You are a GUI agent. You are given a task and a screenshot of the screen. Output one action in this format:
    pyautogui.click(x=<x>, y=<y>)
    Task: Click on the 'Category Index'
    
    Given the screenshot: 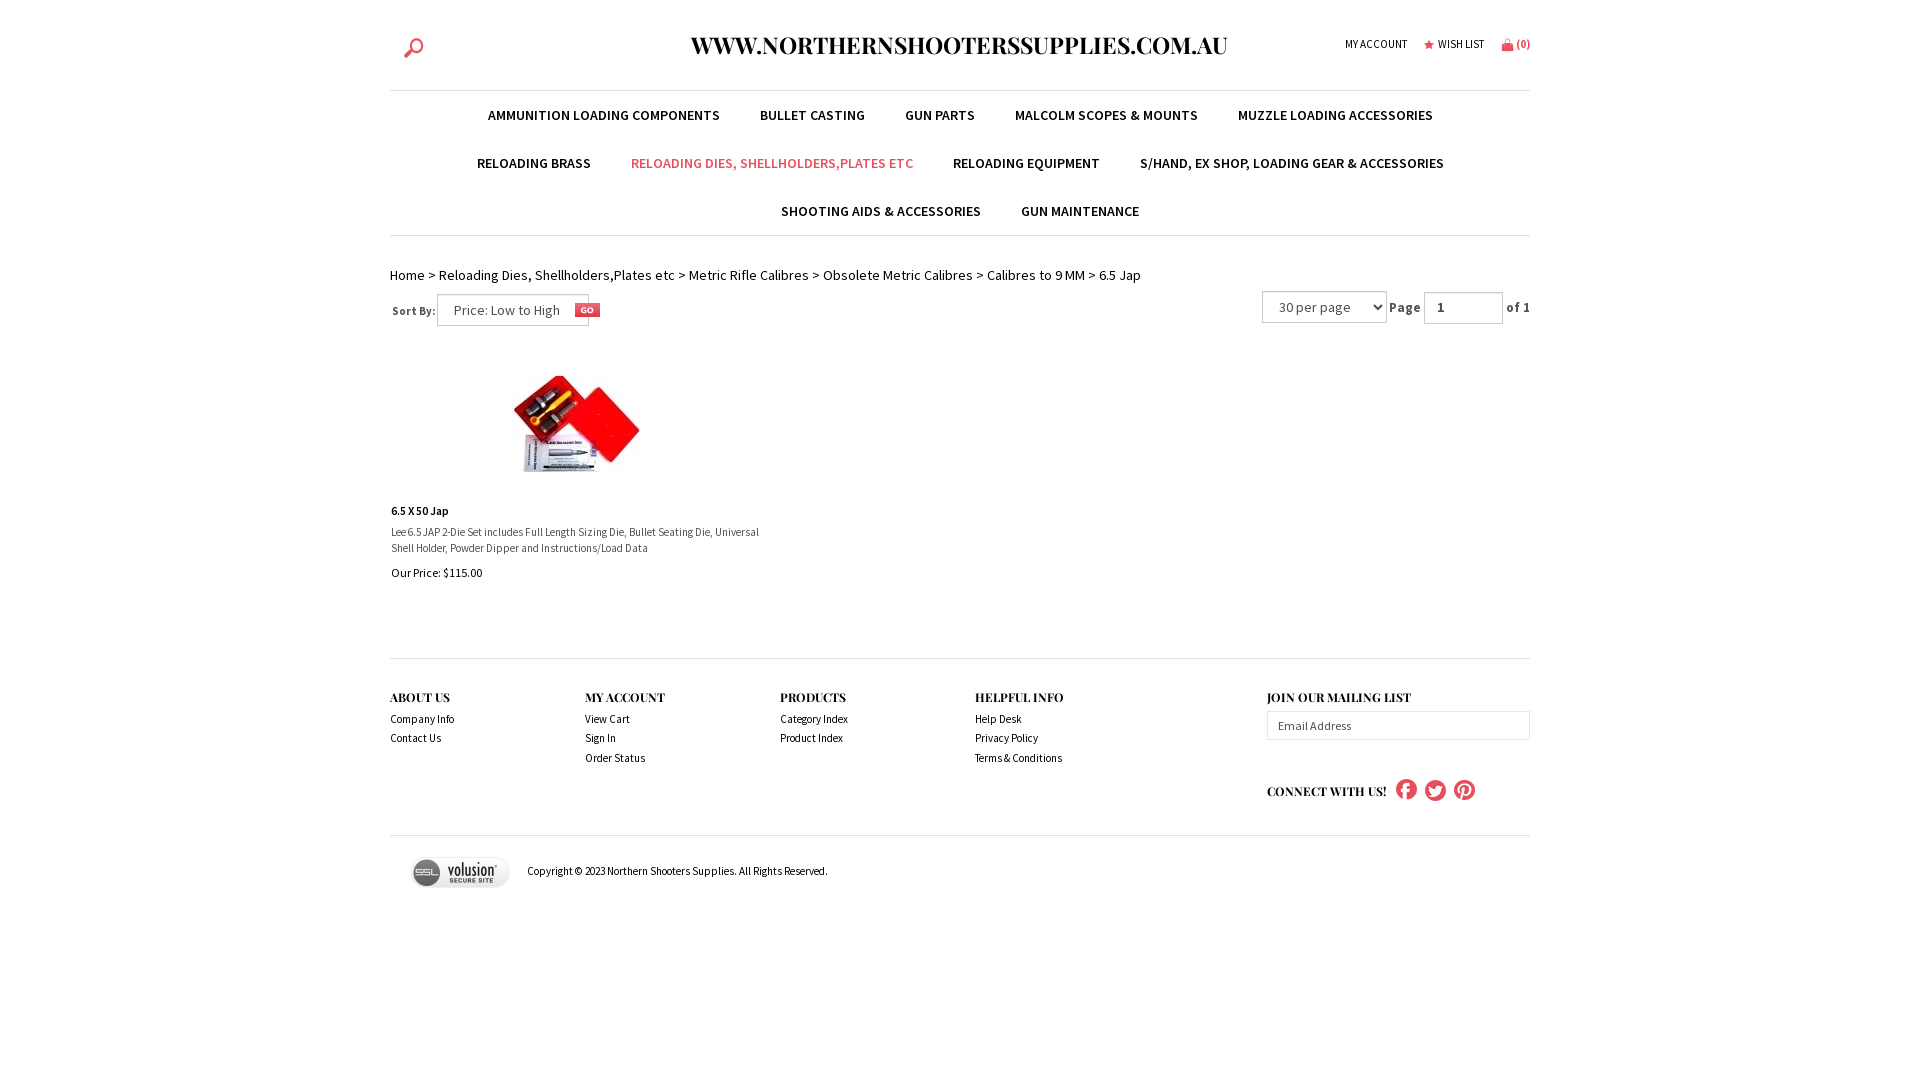 What is the action you would take?
    pyautogui.click(x=854, y=720)
    